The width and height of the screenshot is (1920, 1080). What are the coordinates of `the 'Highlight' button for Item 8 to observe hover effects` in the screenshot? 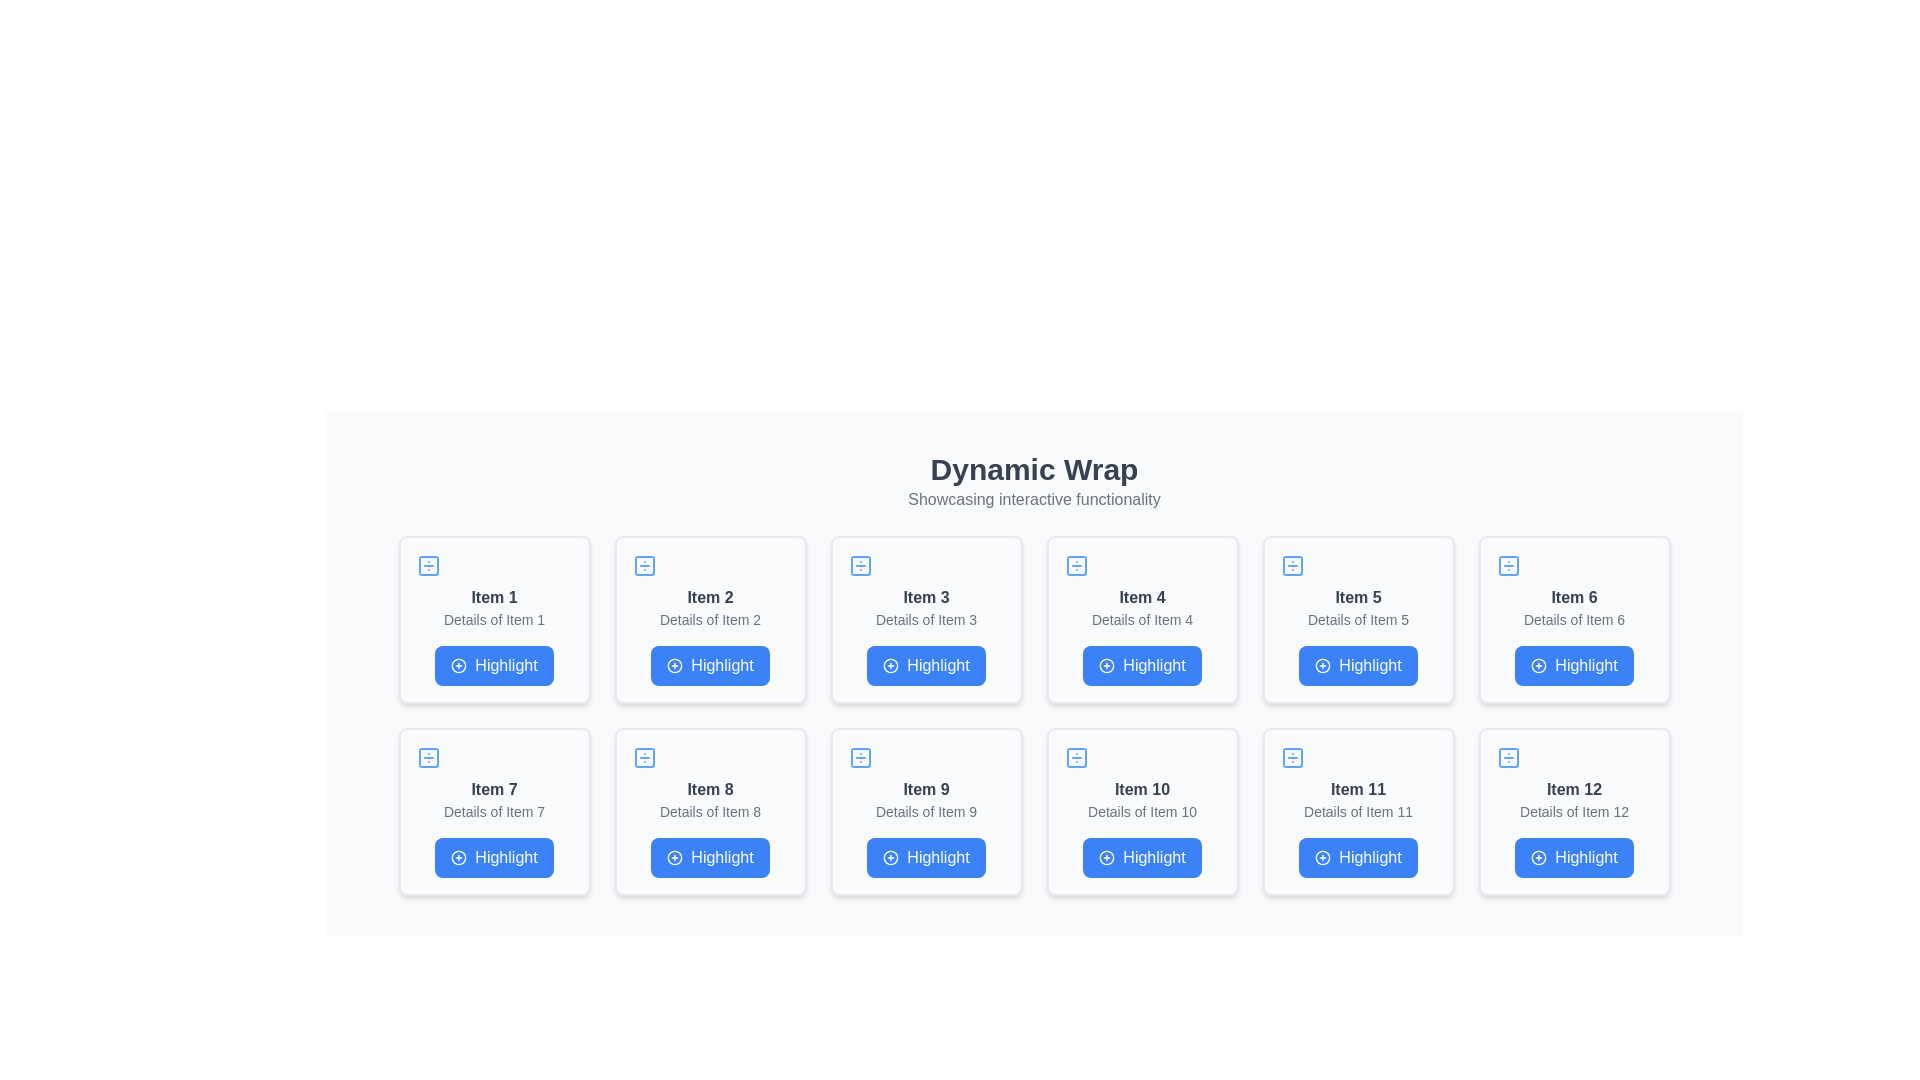 It's located at (710, 856).